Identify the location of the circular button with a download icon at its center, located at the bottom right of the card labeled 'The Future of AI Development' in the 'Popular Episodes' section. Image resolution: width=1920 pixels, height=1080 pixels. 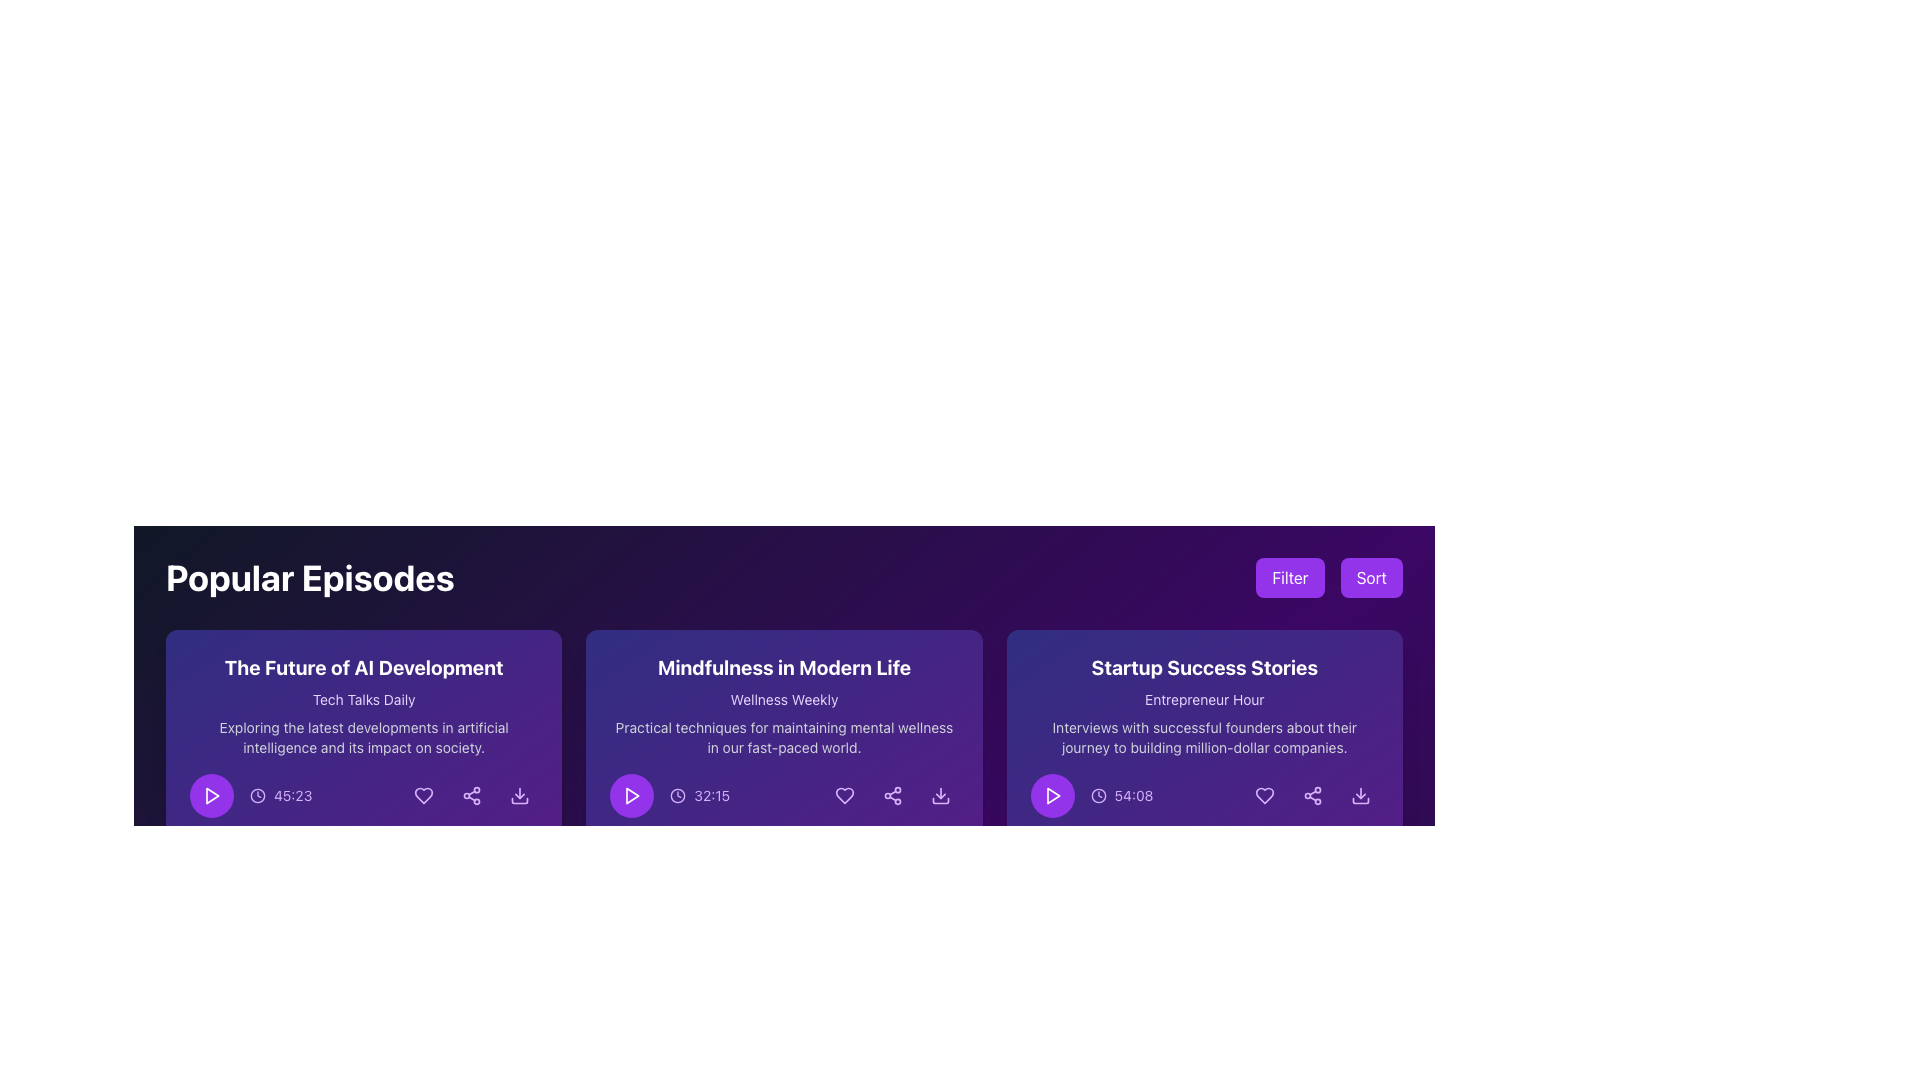
(520, 794).